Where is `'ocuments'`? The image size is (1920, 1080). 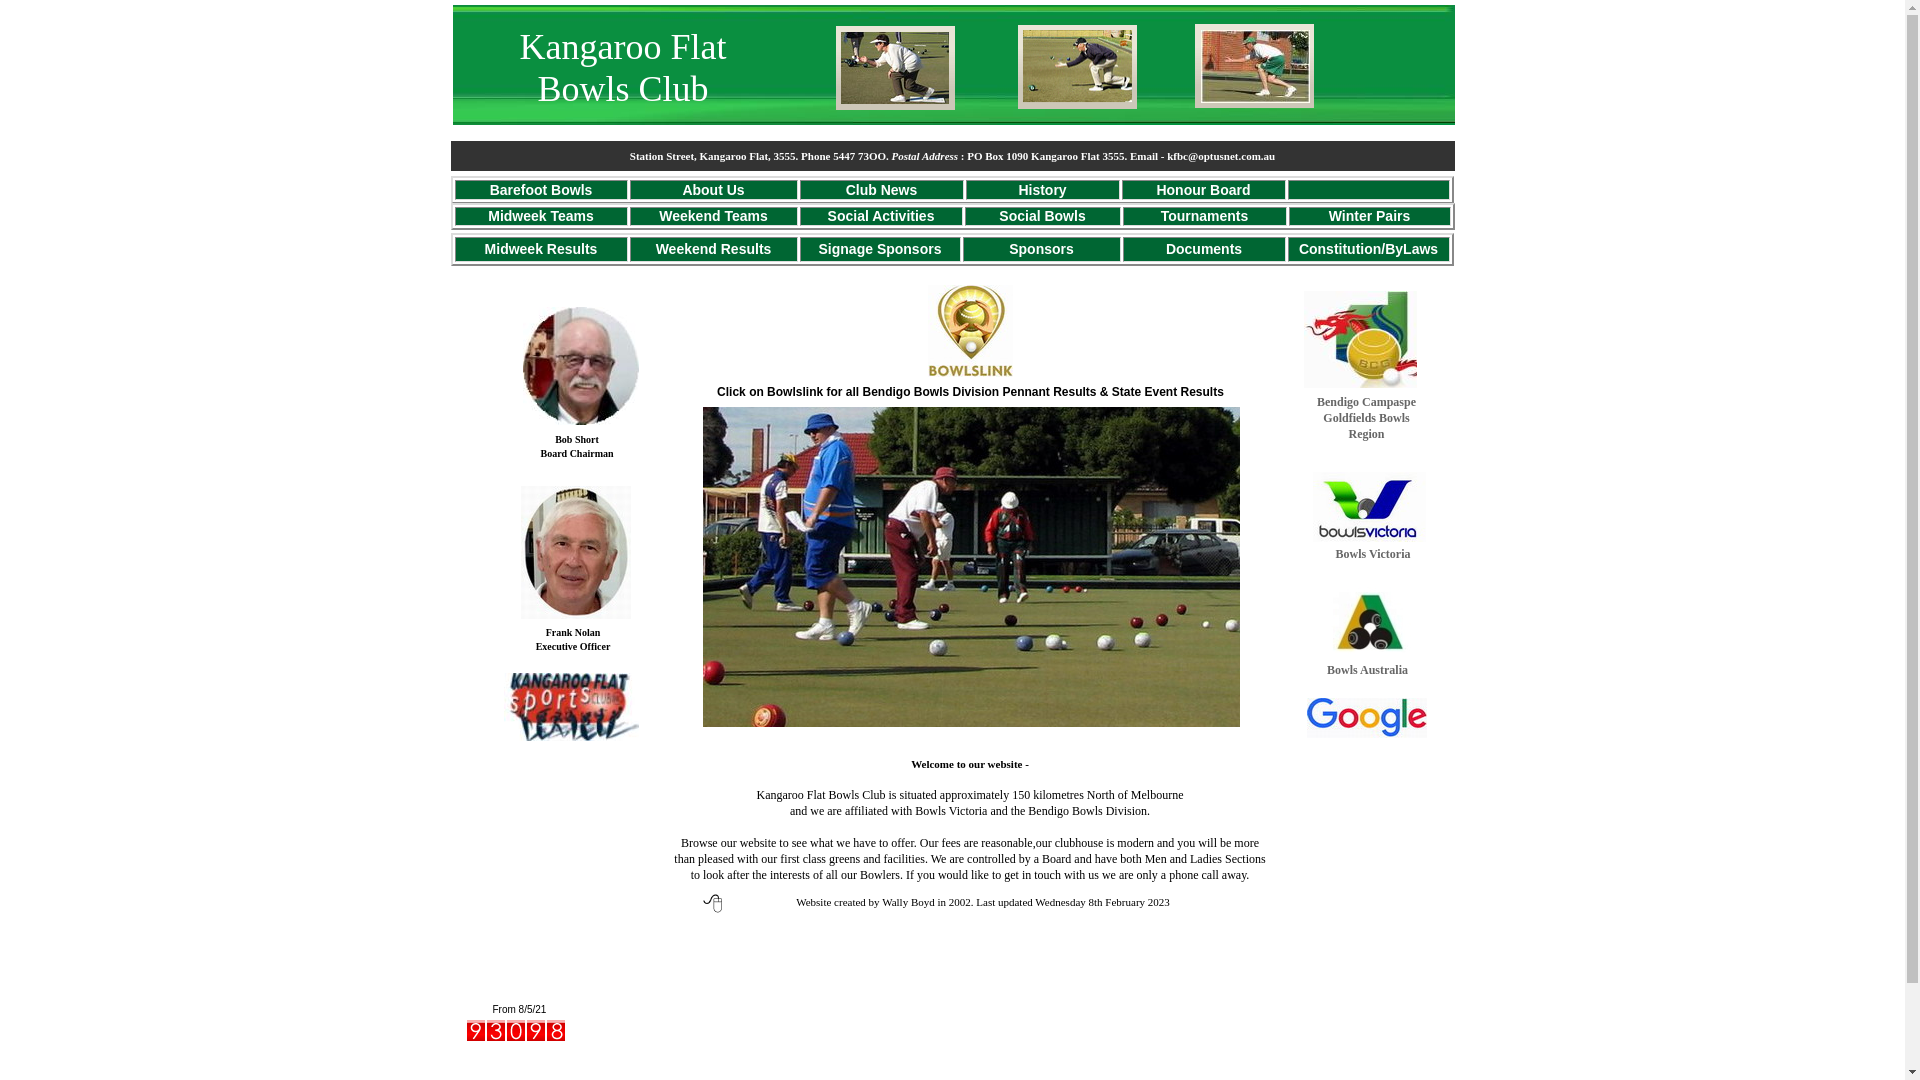
'ocuments' is located at coordinates (1208, 247).